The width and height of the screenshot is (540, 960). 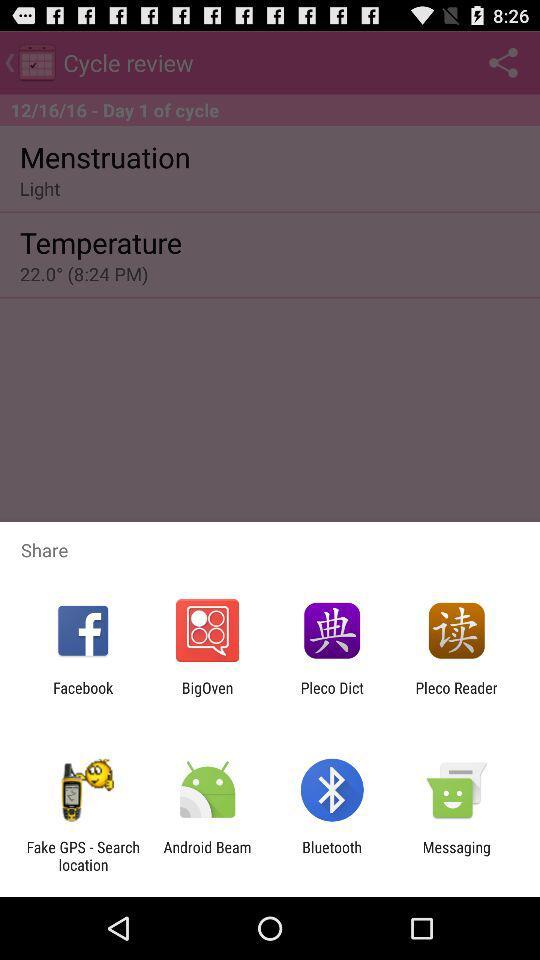 I want to click on the icon next to the fake gps search item, so click(x=206, y=855).